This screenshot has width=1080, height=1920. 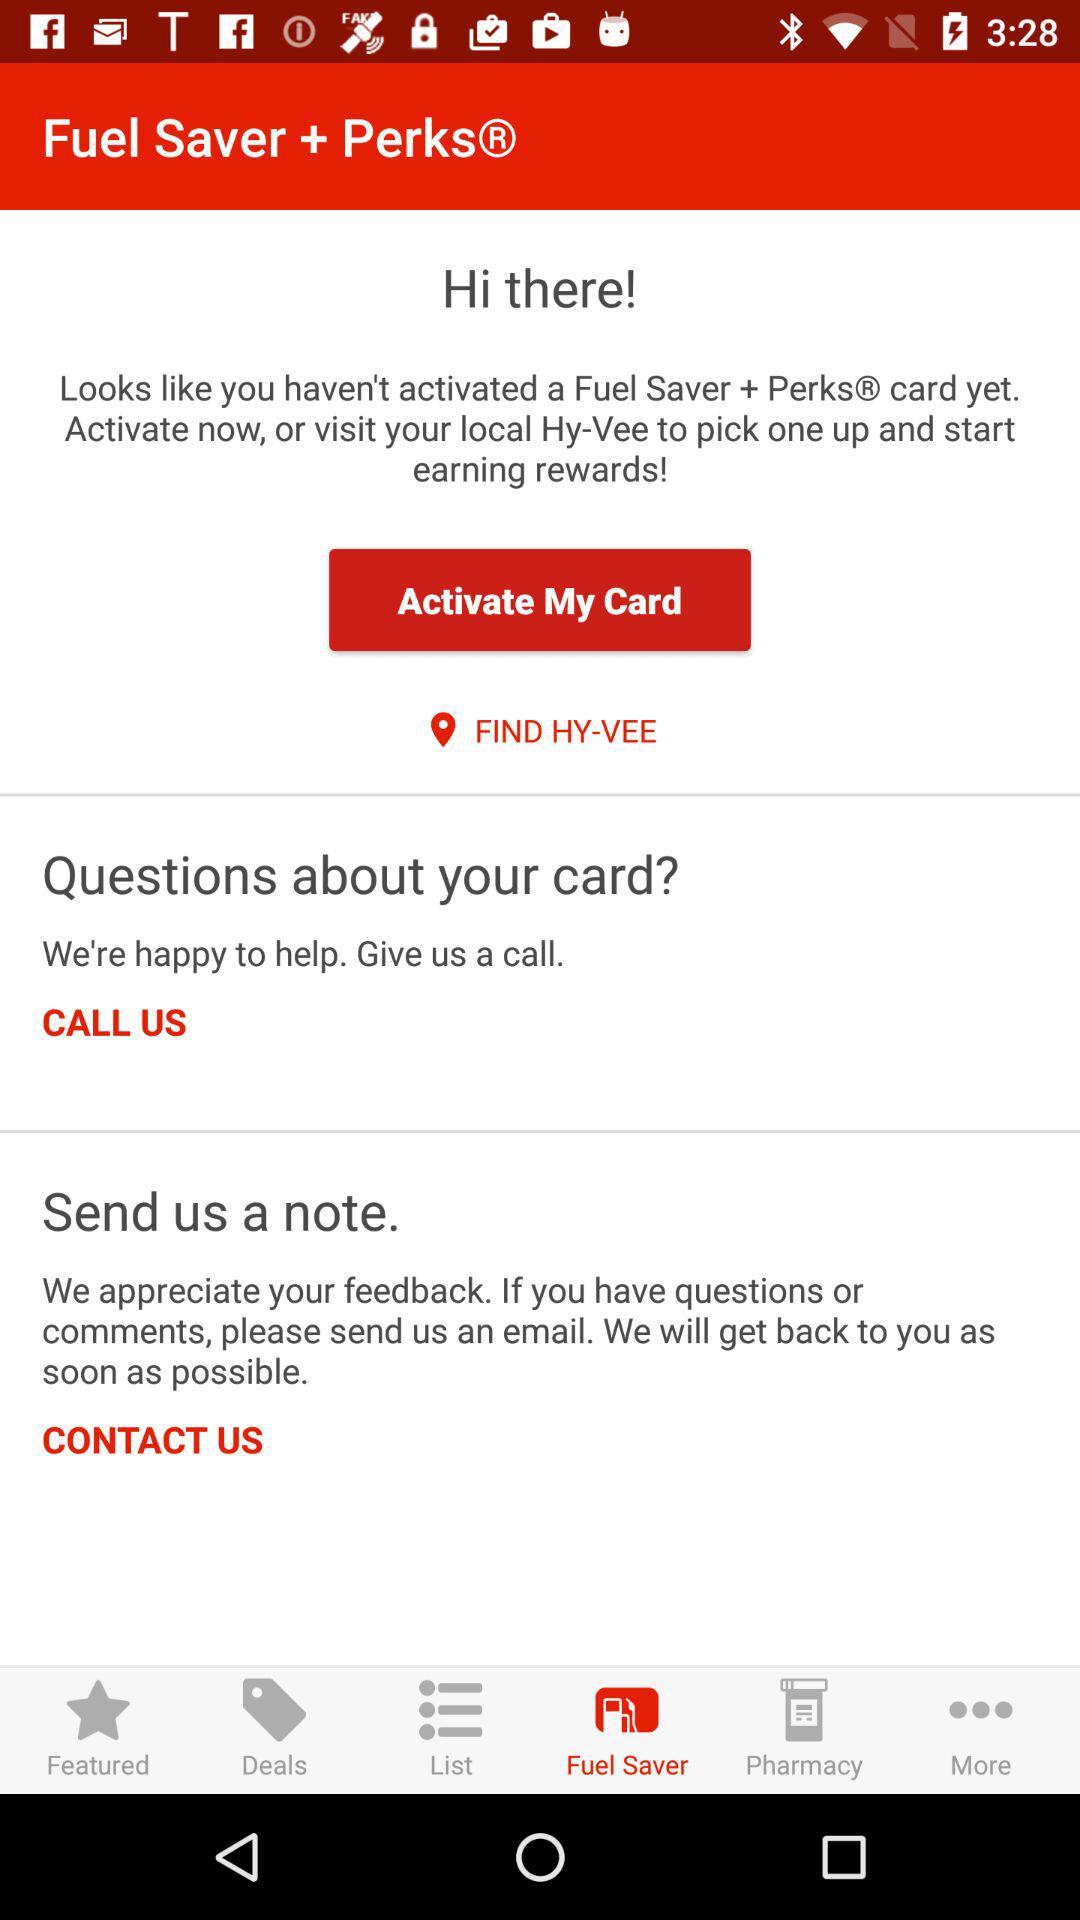 I want to click on the item to the left of fuel saver item, so click(x=451, y=1729).